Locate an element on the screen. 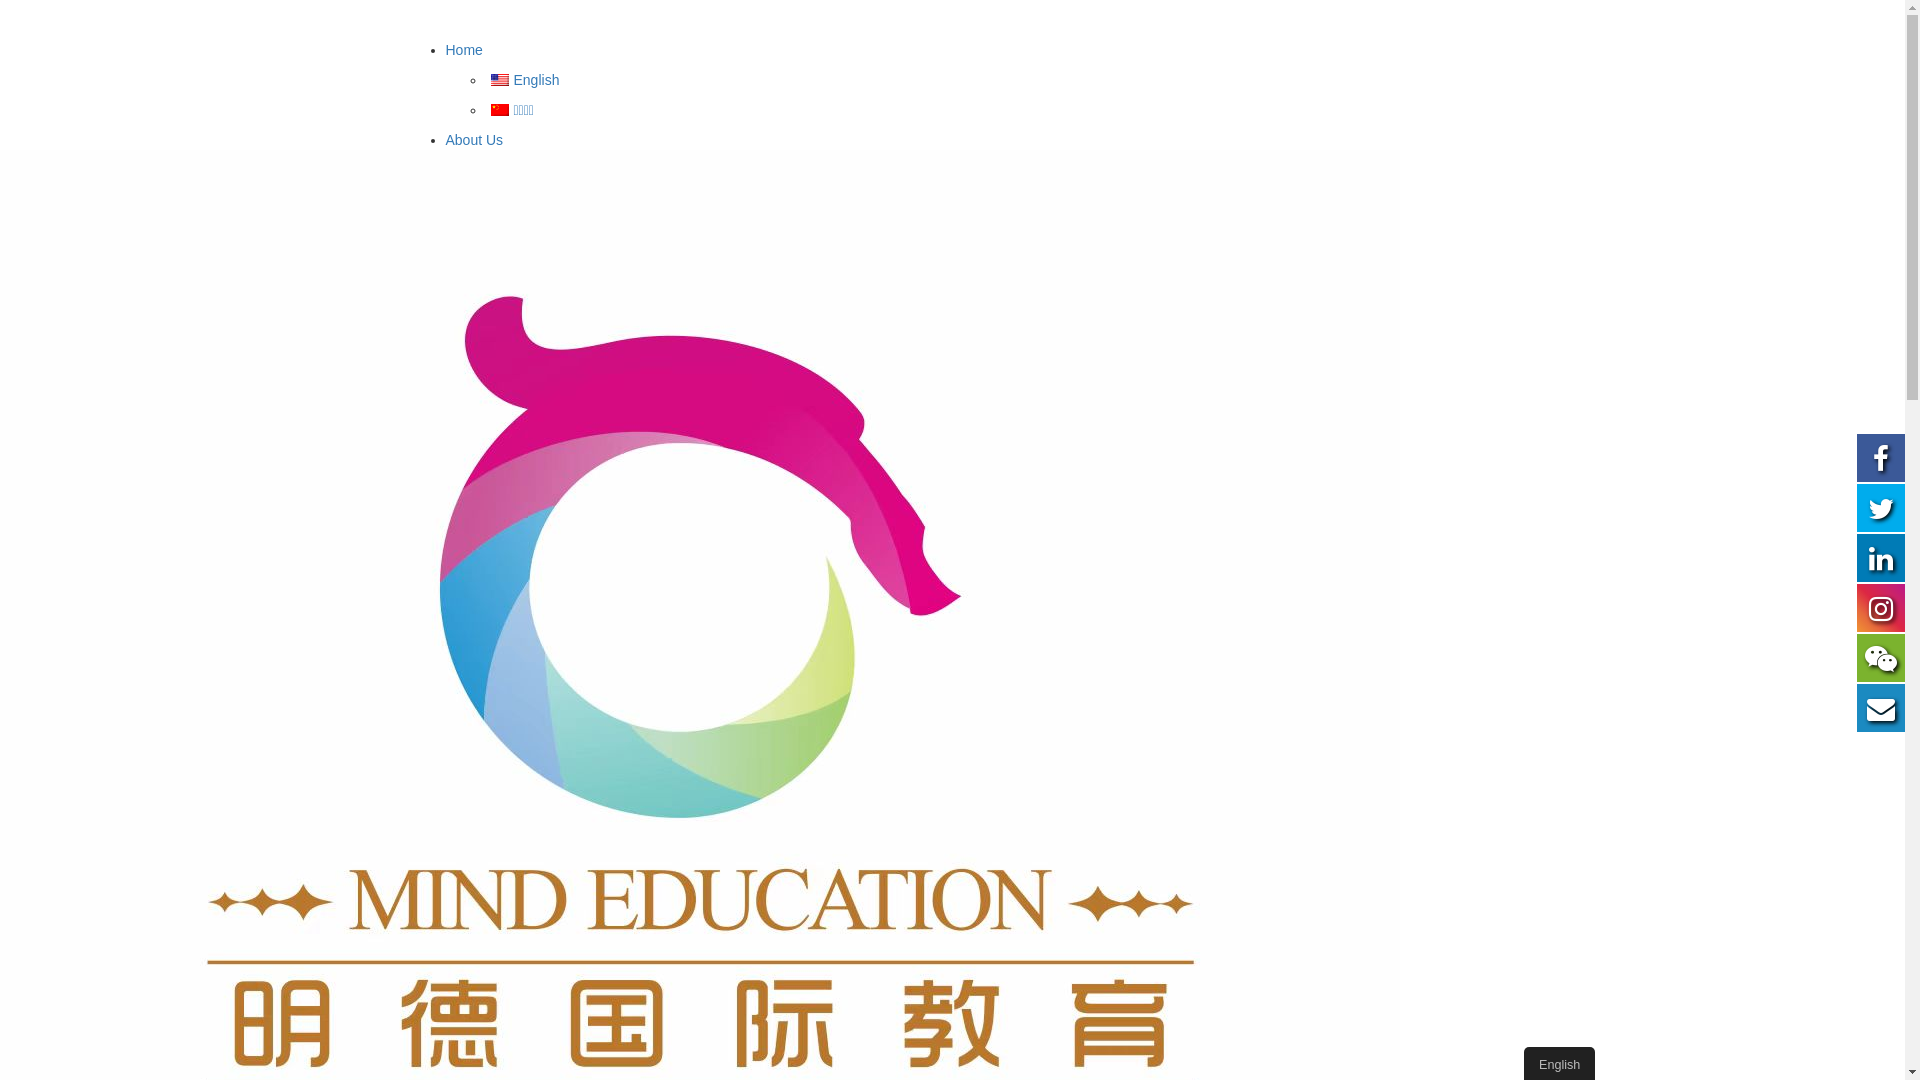  'Study in Australia' is located at coordinates (499, 261).